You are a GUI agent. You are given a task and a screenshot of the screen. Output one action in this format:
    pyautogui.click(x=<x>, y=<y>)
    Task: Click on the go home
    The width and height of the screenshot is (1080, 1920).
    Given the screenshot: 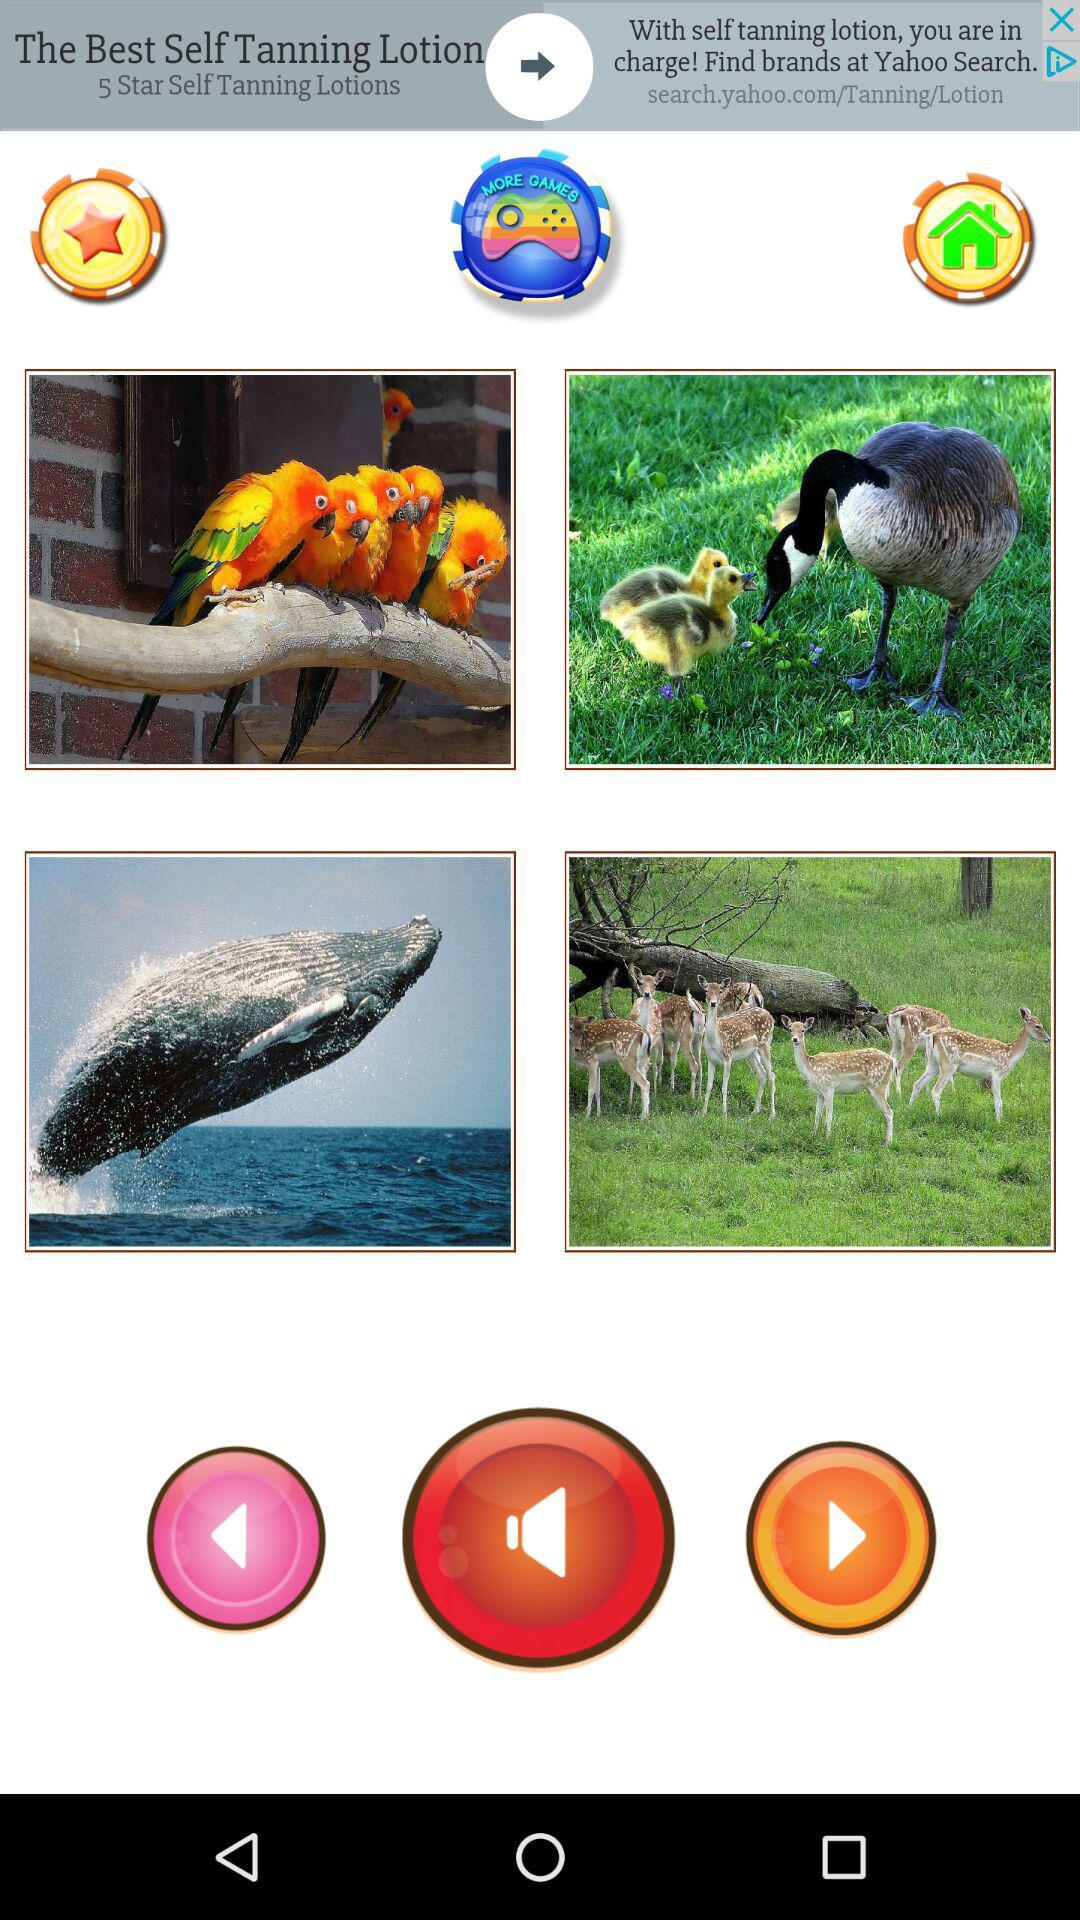 What is the action you would take?
    pyautogui.click(x=967, y=236)
    